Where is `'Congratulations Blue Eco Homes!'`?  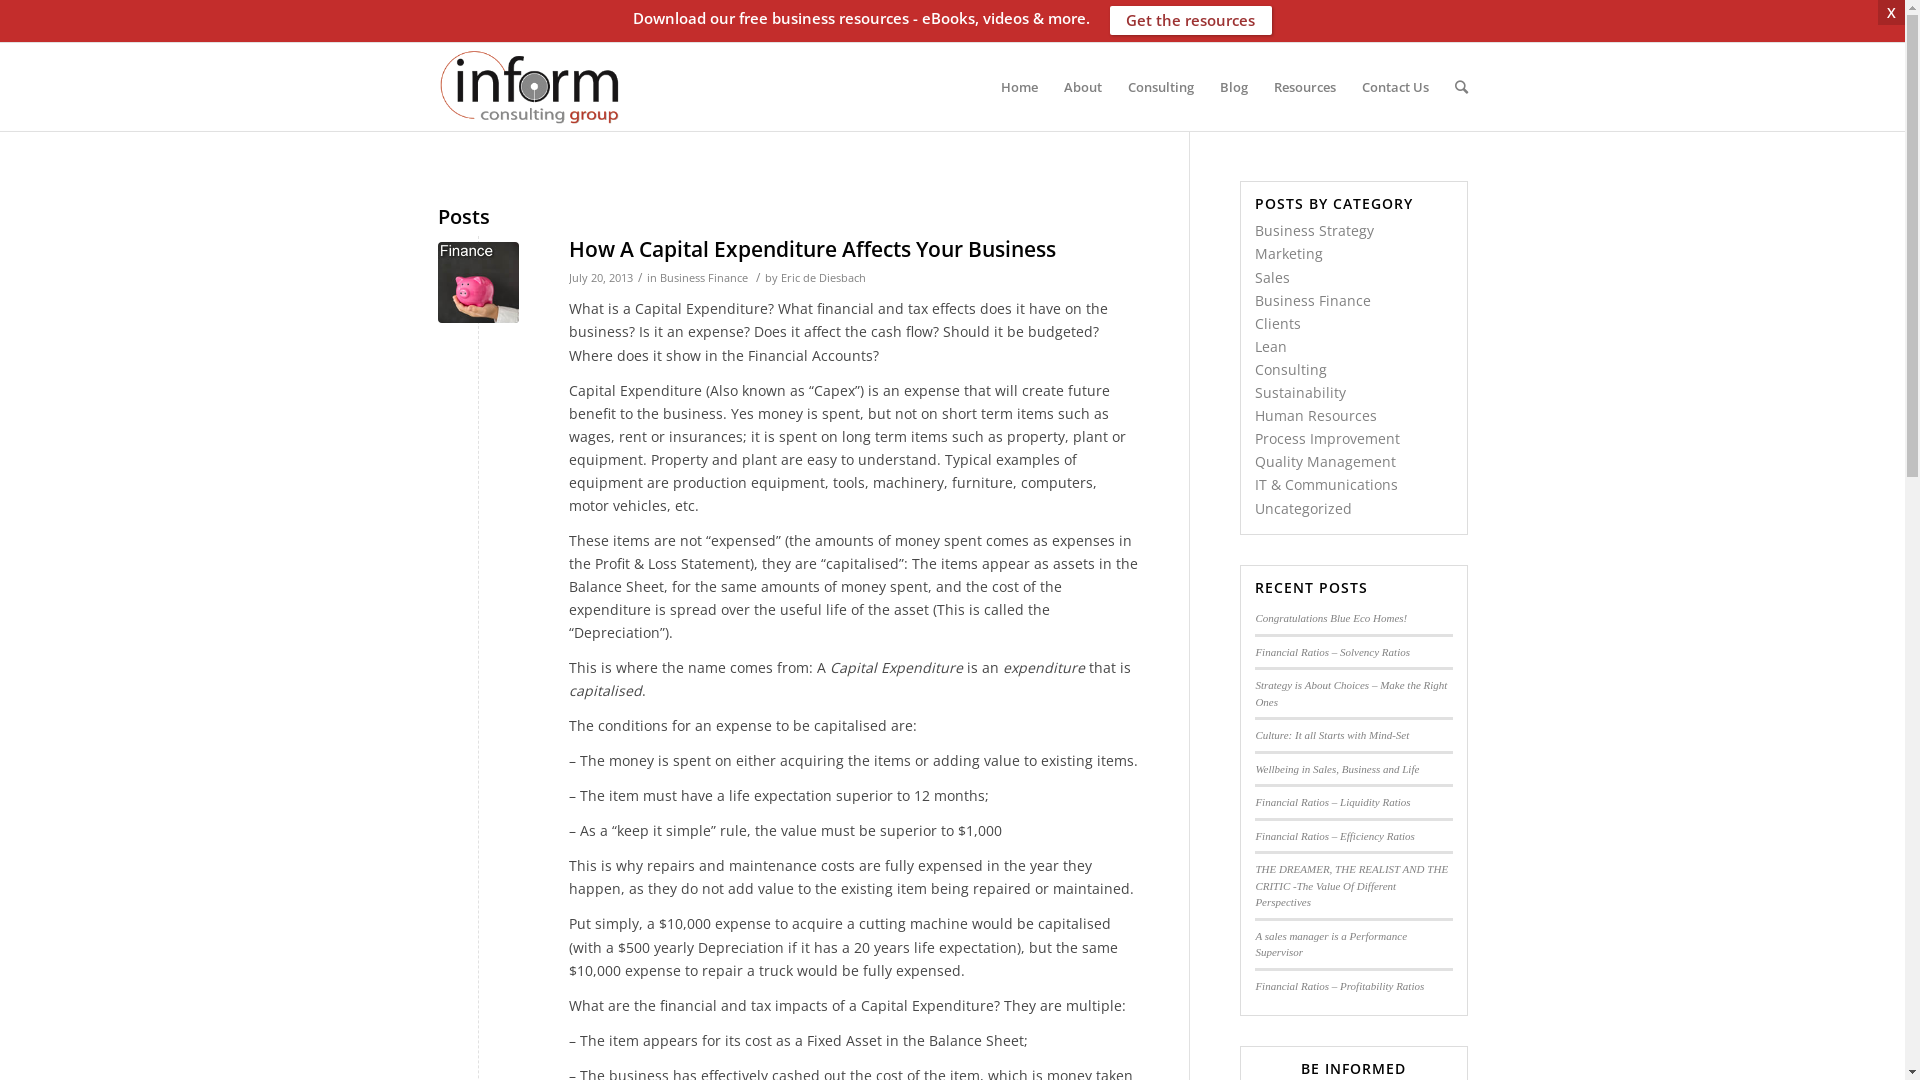 'Congratulations Blue Eco Homes!' is located at coordinates (1253, 616).